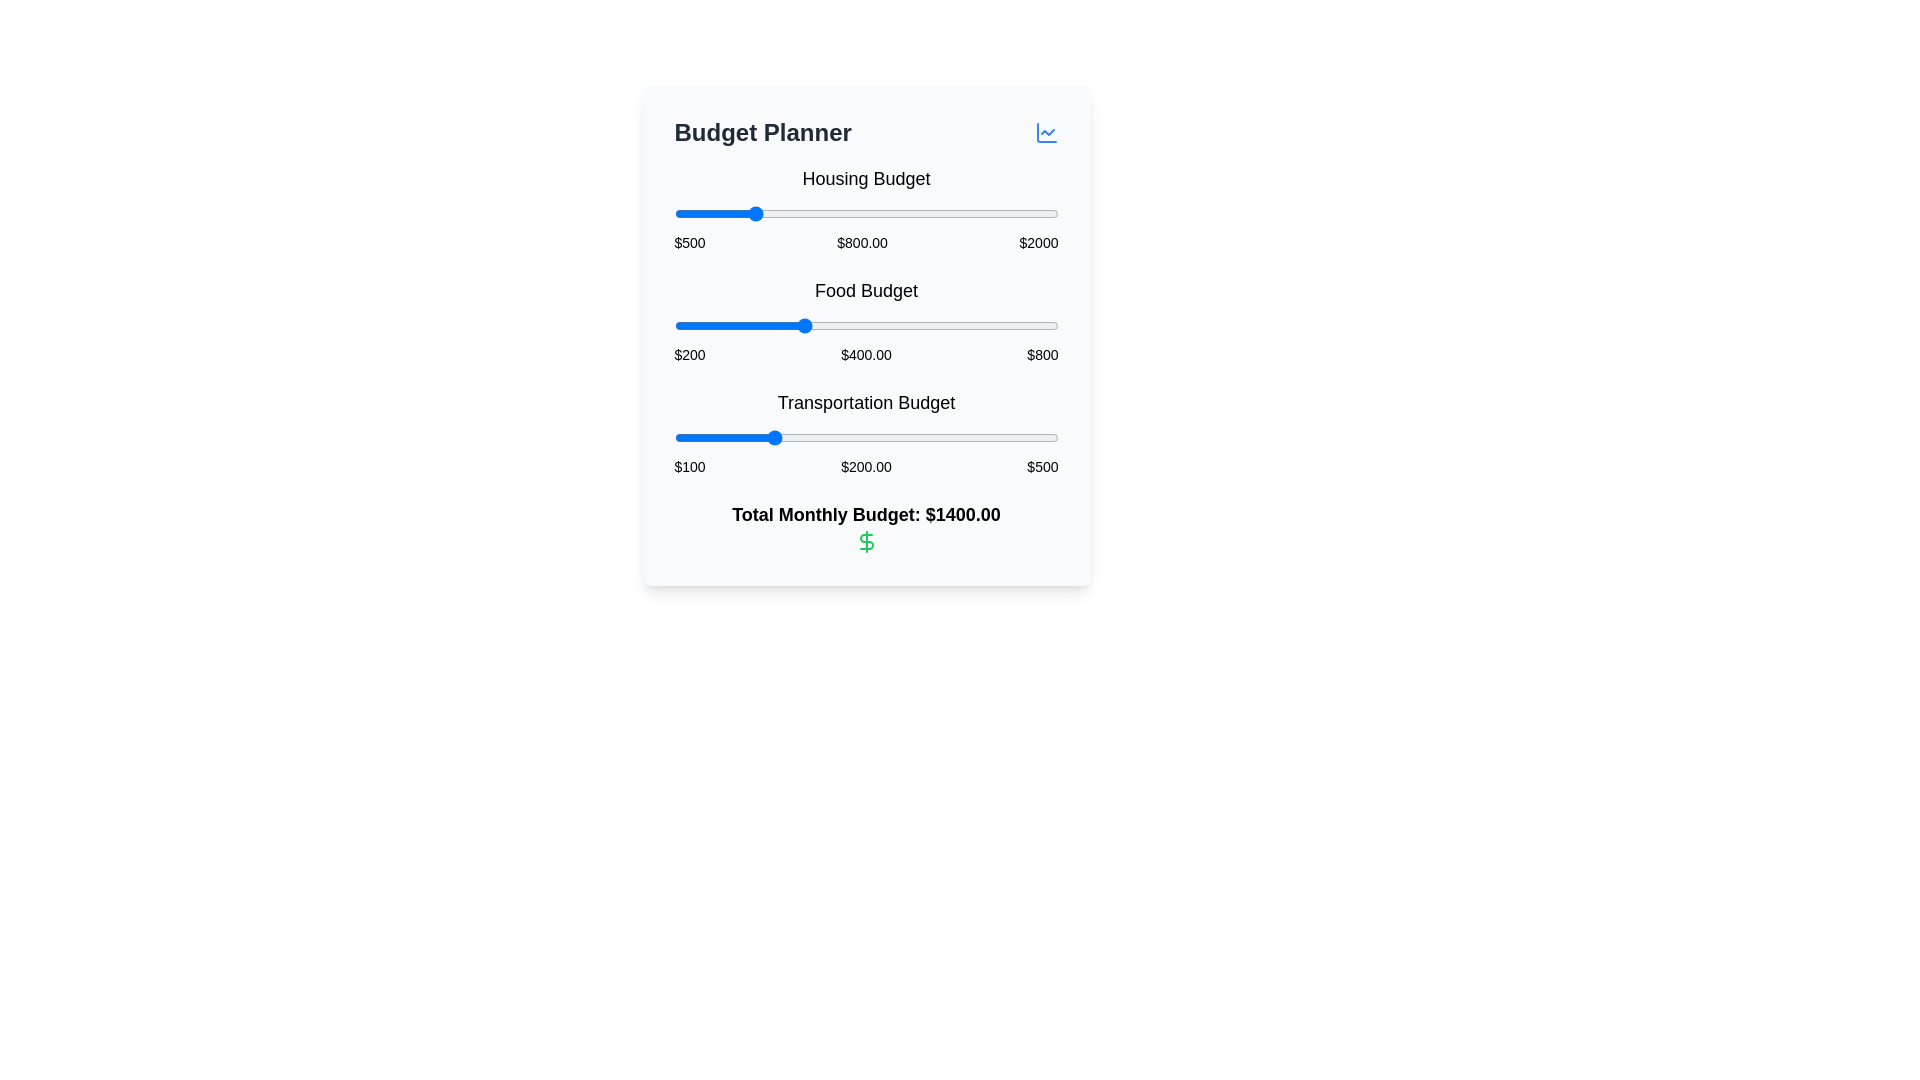 The width and height of the screenshot is (1920, 1080). Describe the element at coordinates (778, 437) in the screenshot. I see `the transportation budget` at that location.